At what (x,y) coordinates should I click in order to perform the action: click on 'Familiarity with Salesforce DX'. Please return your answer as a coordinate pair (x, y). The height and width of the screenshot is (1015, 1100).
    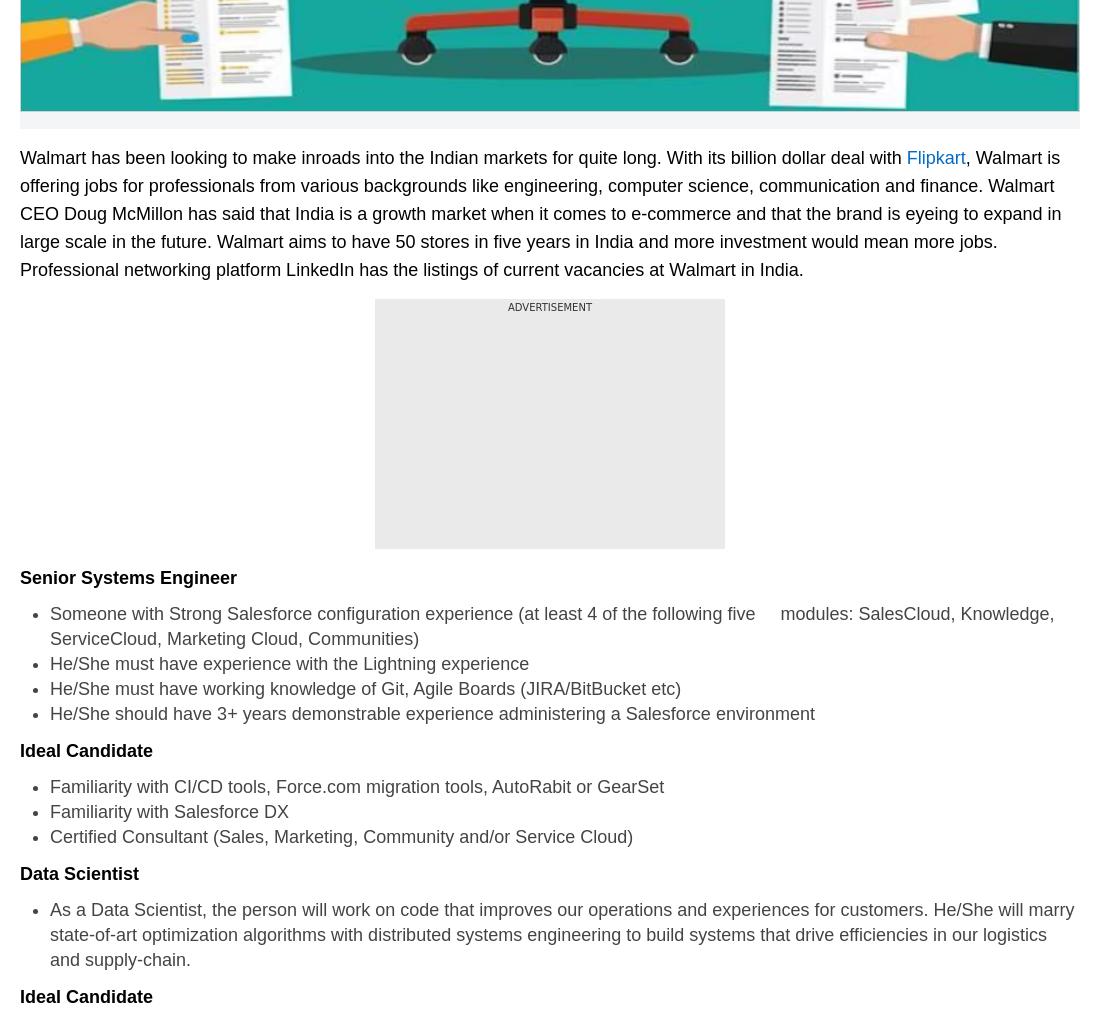
    Looking at the image, I should click on (190, 810).